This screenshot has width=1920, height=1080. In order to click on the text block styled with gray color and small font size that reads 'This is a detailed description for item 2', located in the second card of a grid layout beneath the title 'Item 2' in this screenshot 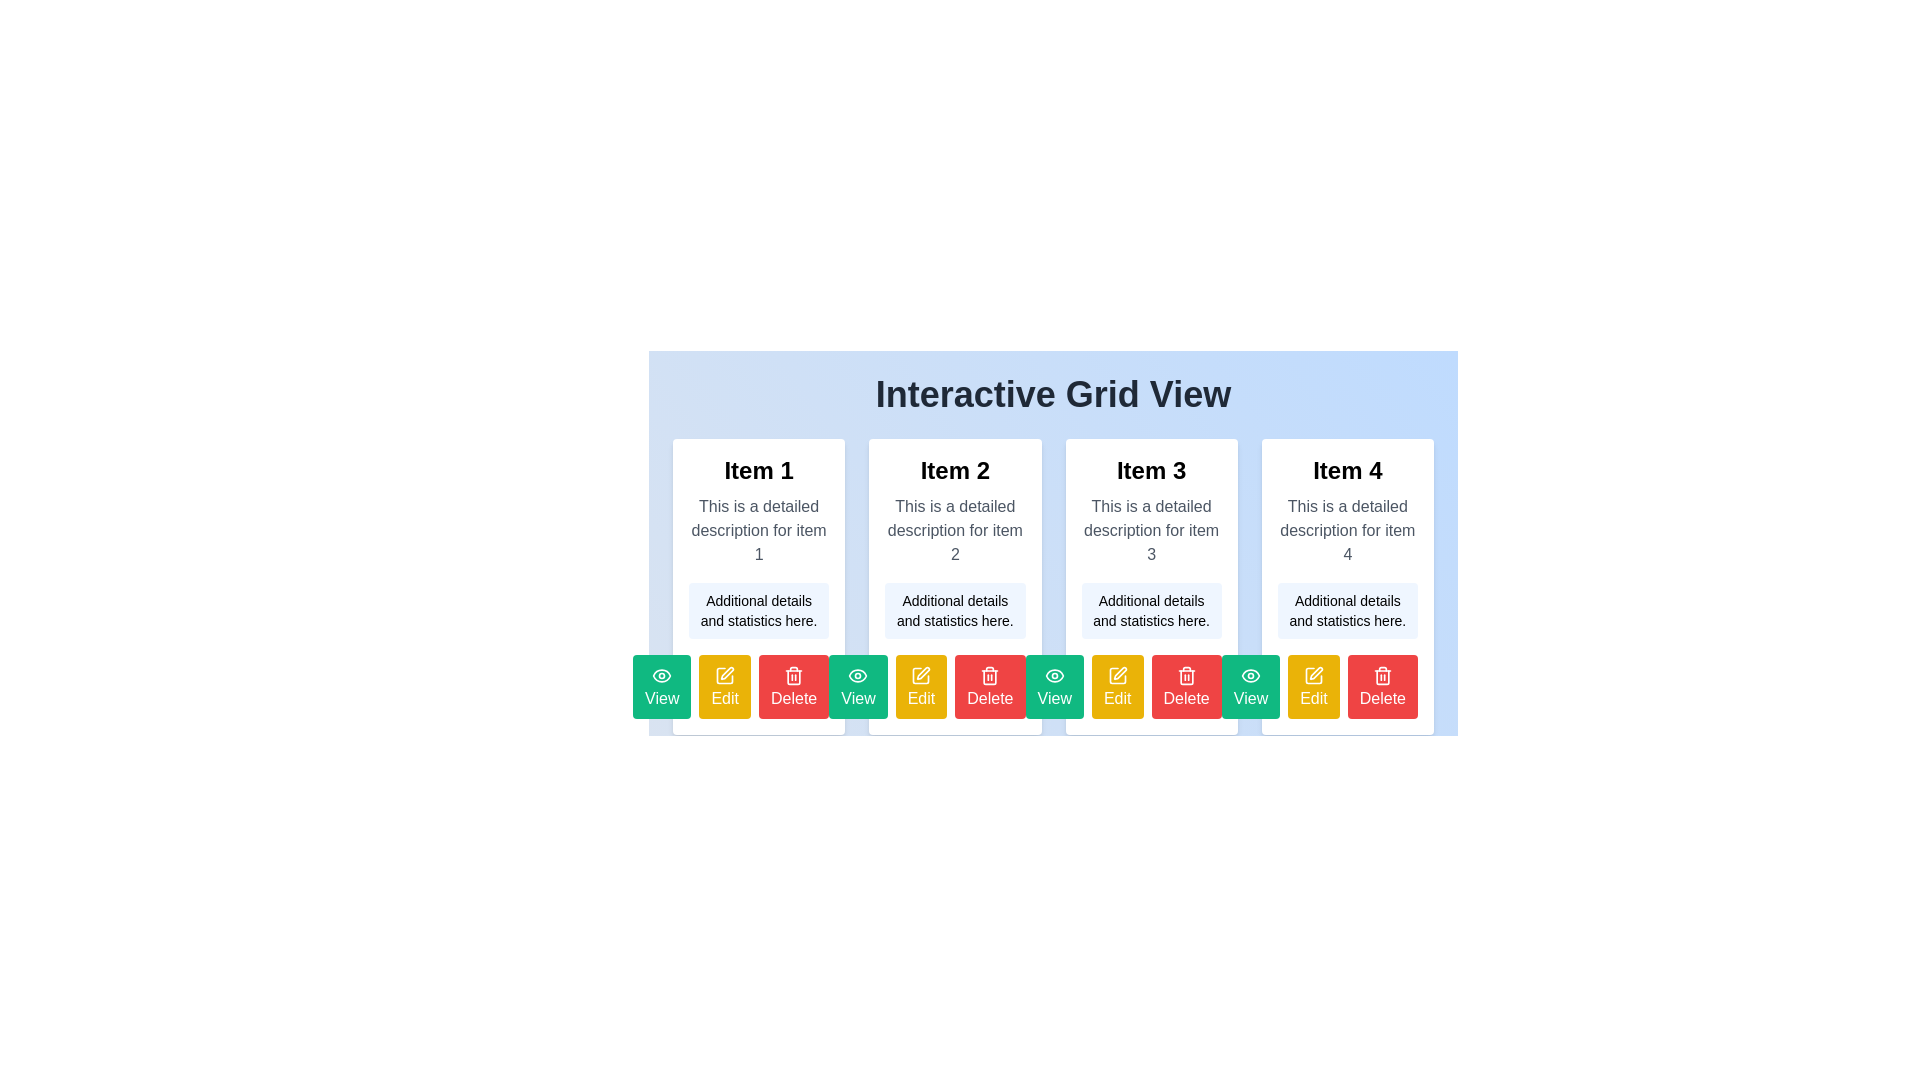, I will do `click(954, 530)`.